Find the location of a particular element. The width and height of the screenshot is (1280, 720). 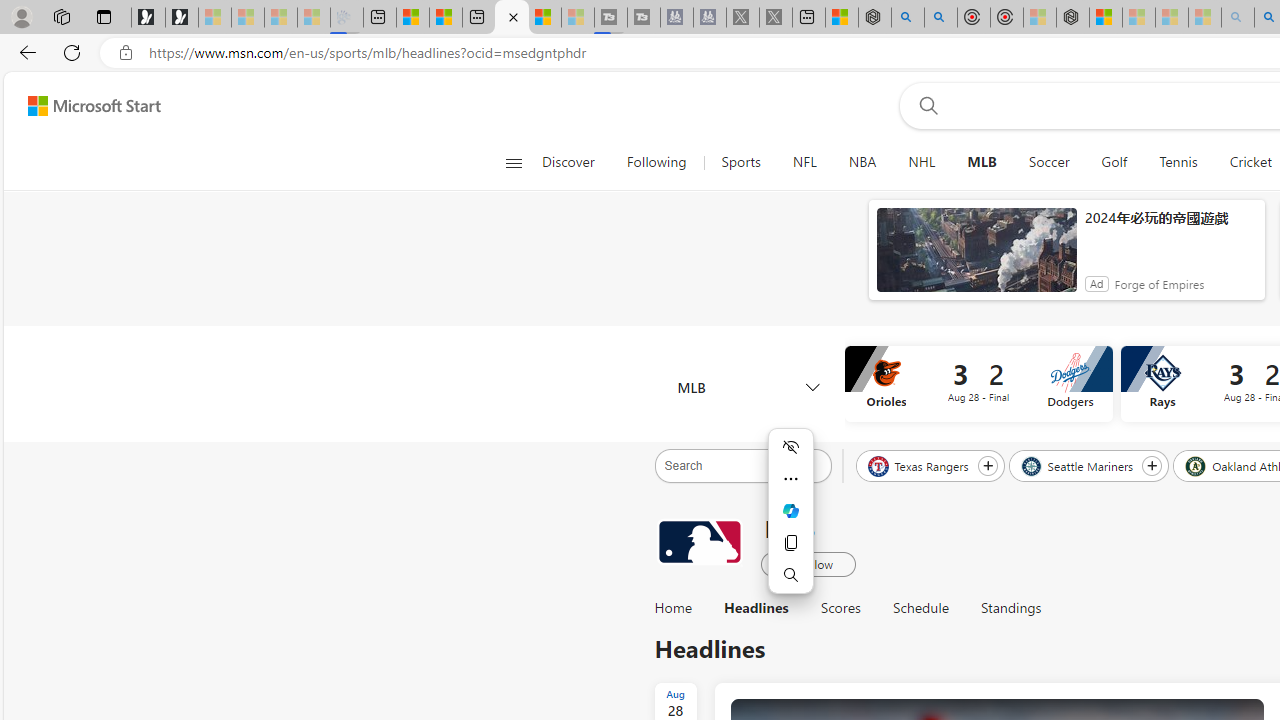

'Copy' is located at coordinates (790, 542).